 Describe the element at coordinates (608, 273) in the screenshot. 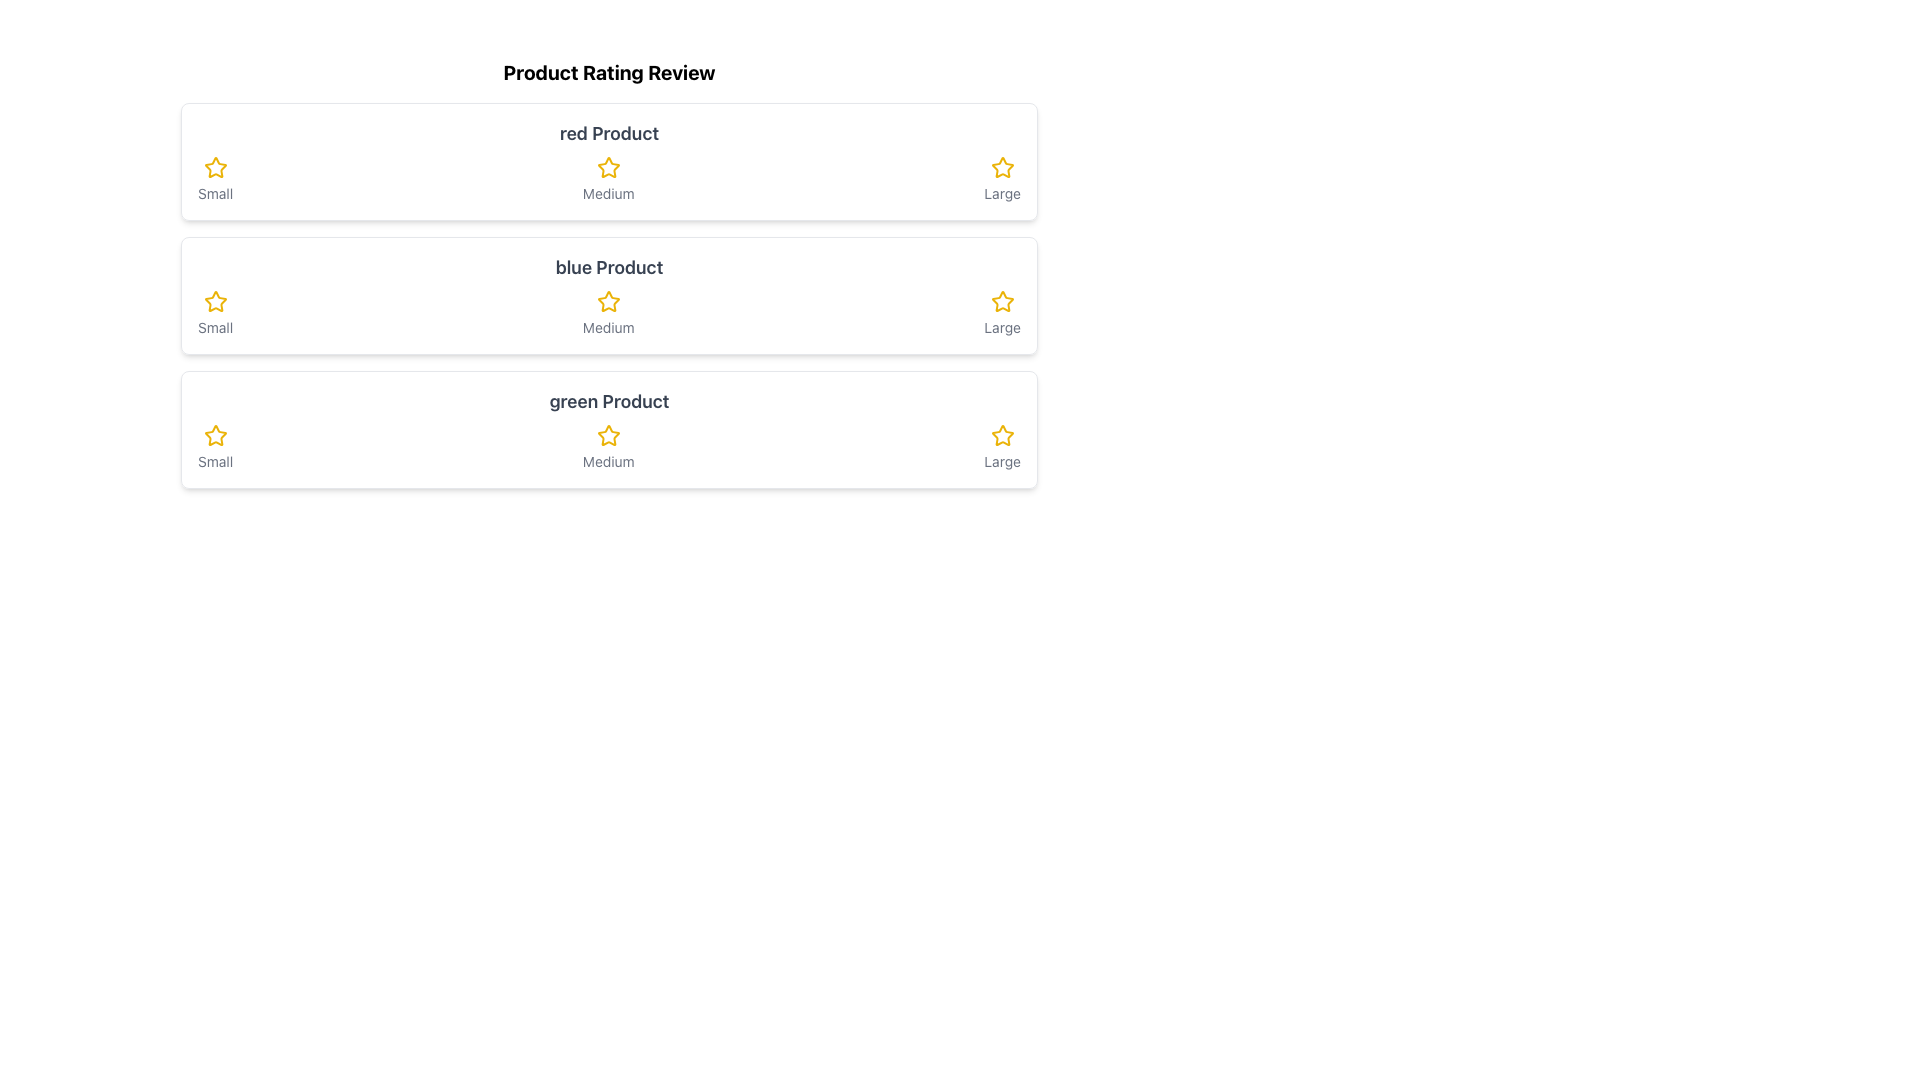

I see `a star button in the interactive rating panel to rate the product, which is located centrally below the title 'Product Rating Review'` at that location.